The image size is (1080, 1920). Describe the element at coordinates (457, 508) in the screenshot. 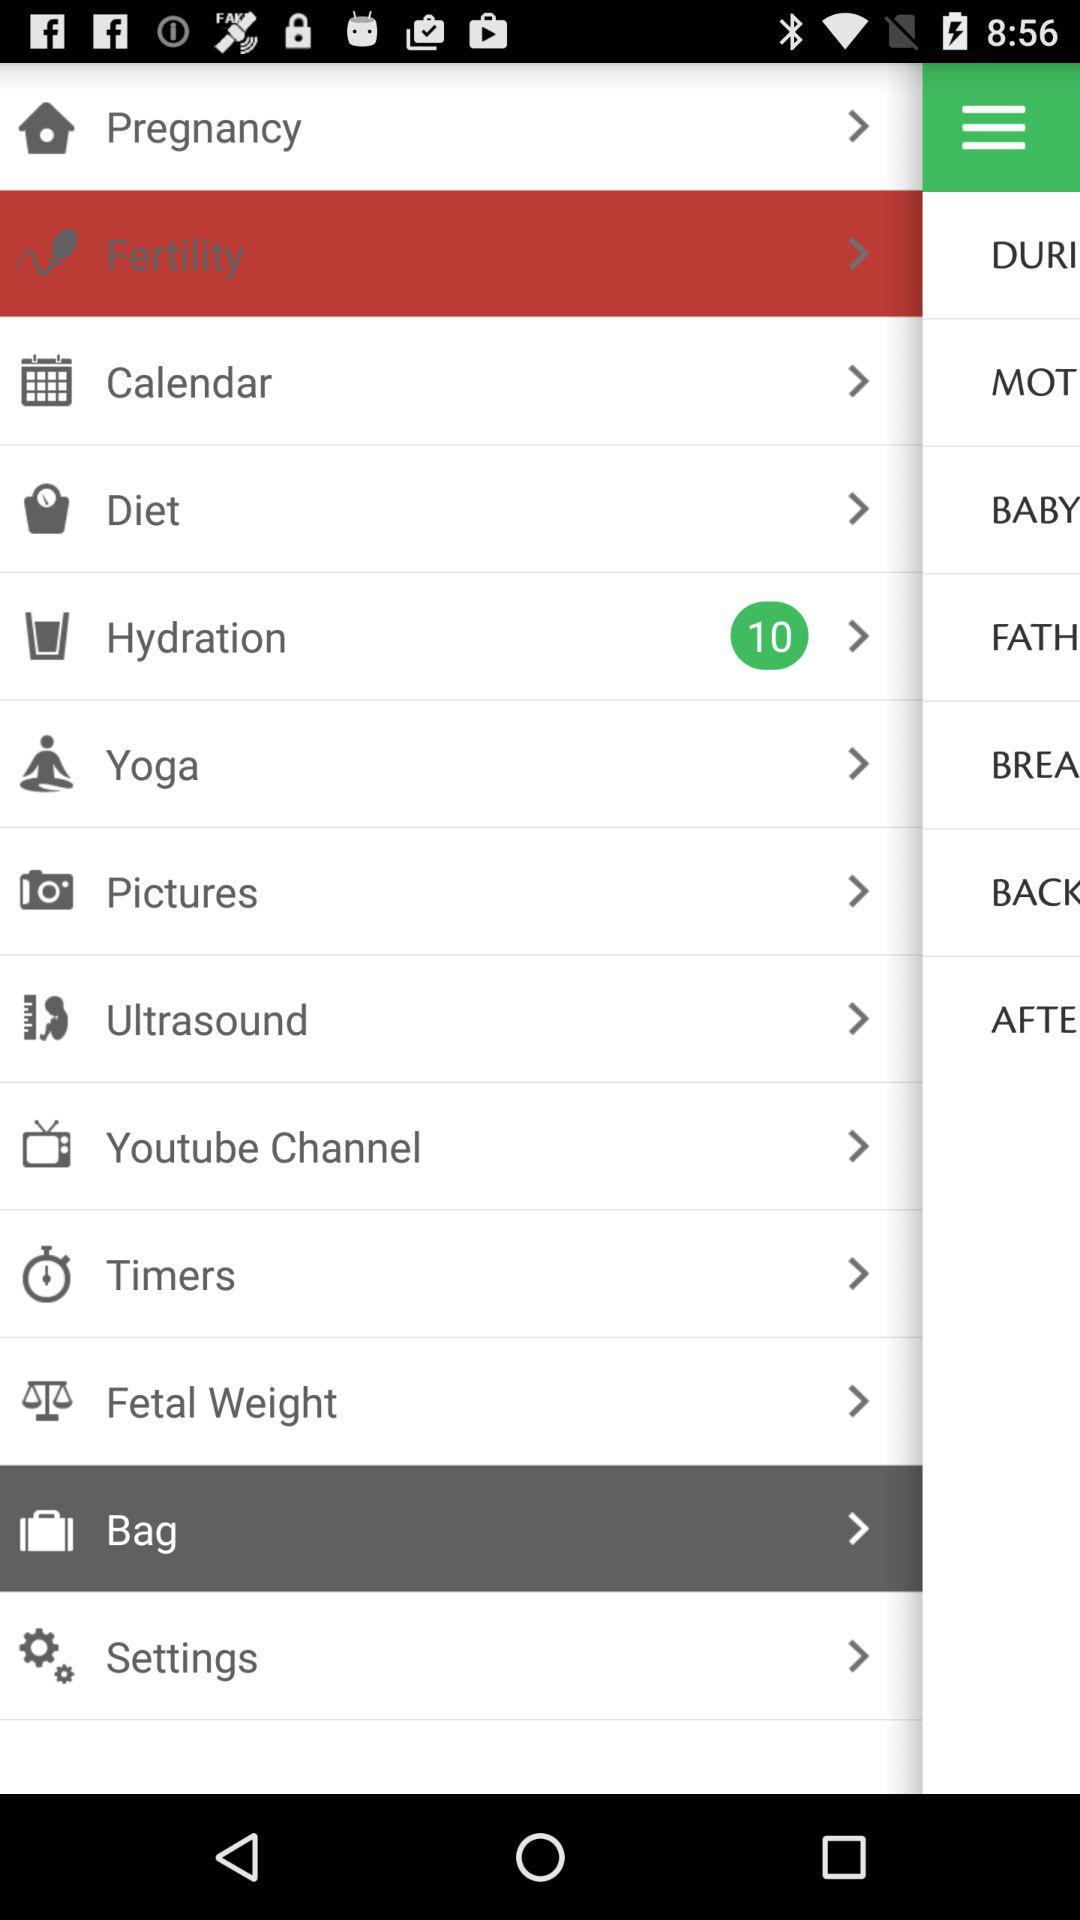

I see `icon below calendar item` at that location.